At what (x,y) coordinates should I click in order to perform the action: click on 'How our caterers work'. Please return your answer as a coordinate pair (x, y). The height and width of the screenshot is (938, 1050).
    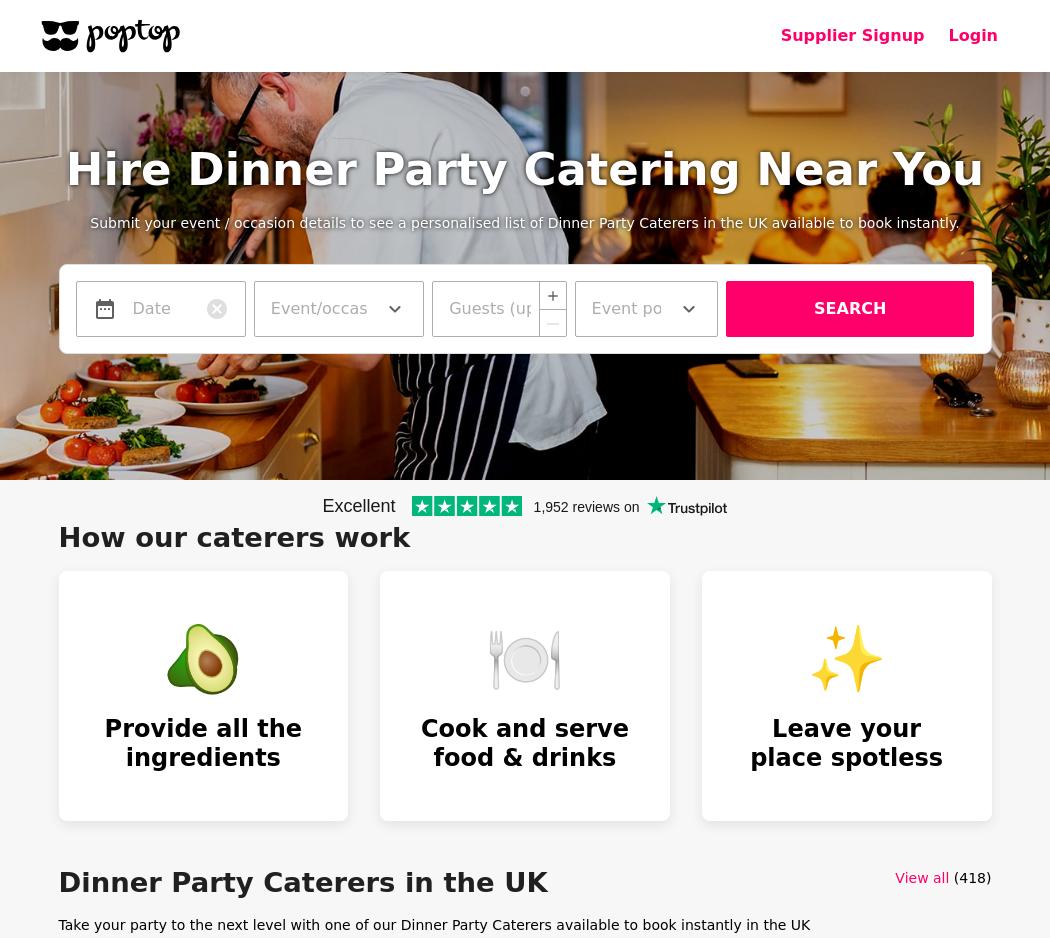
    Looking at the image, I should click on (234, 537).